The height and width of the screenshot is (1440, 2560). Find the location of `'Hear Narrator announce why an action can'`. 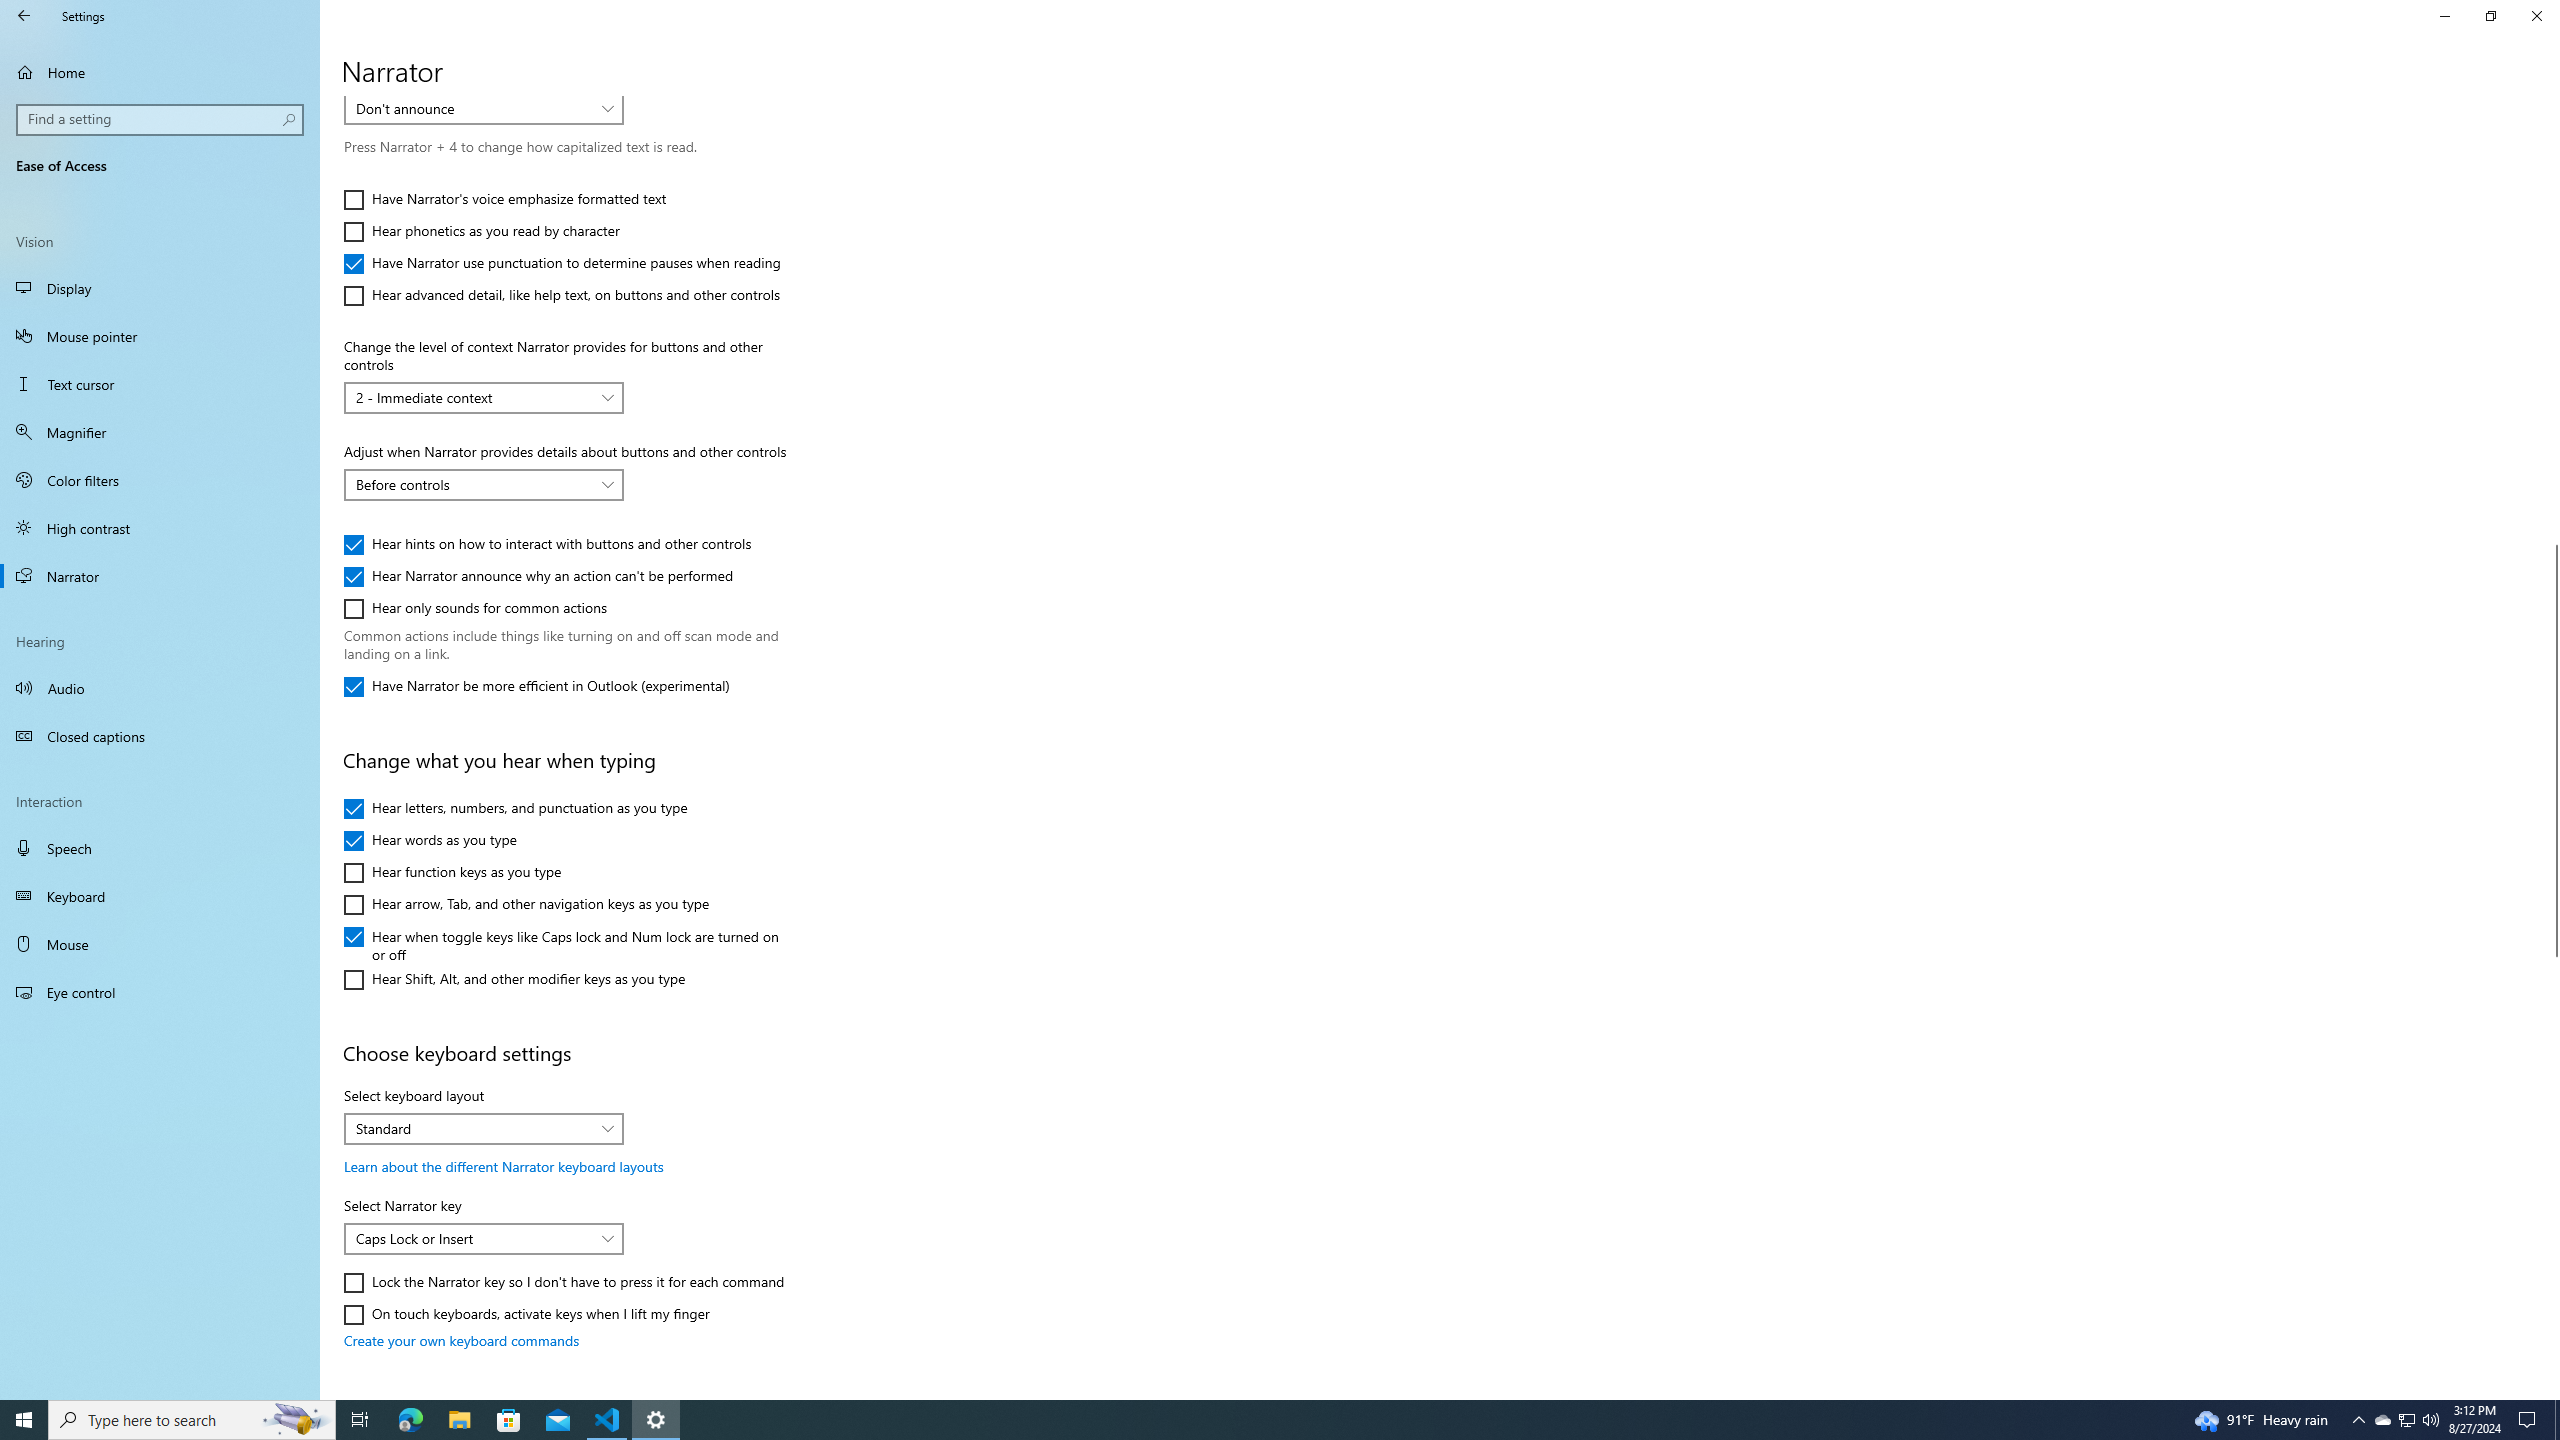

'Hear Narrator announce why an action can' is located at coordinates (538, 577).